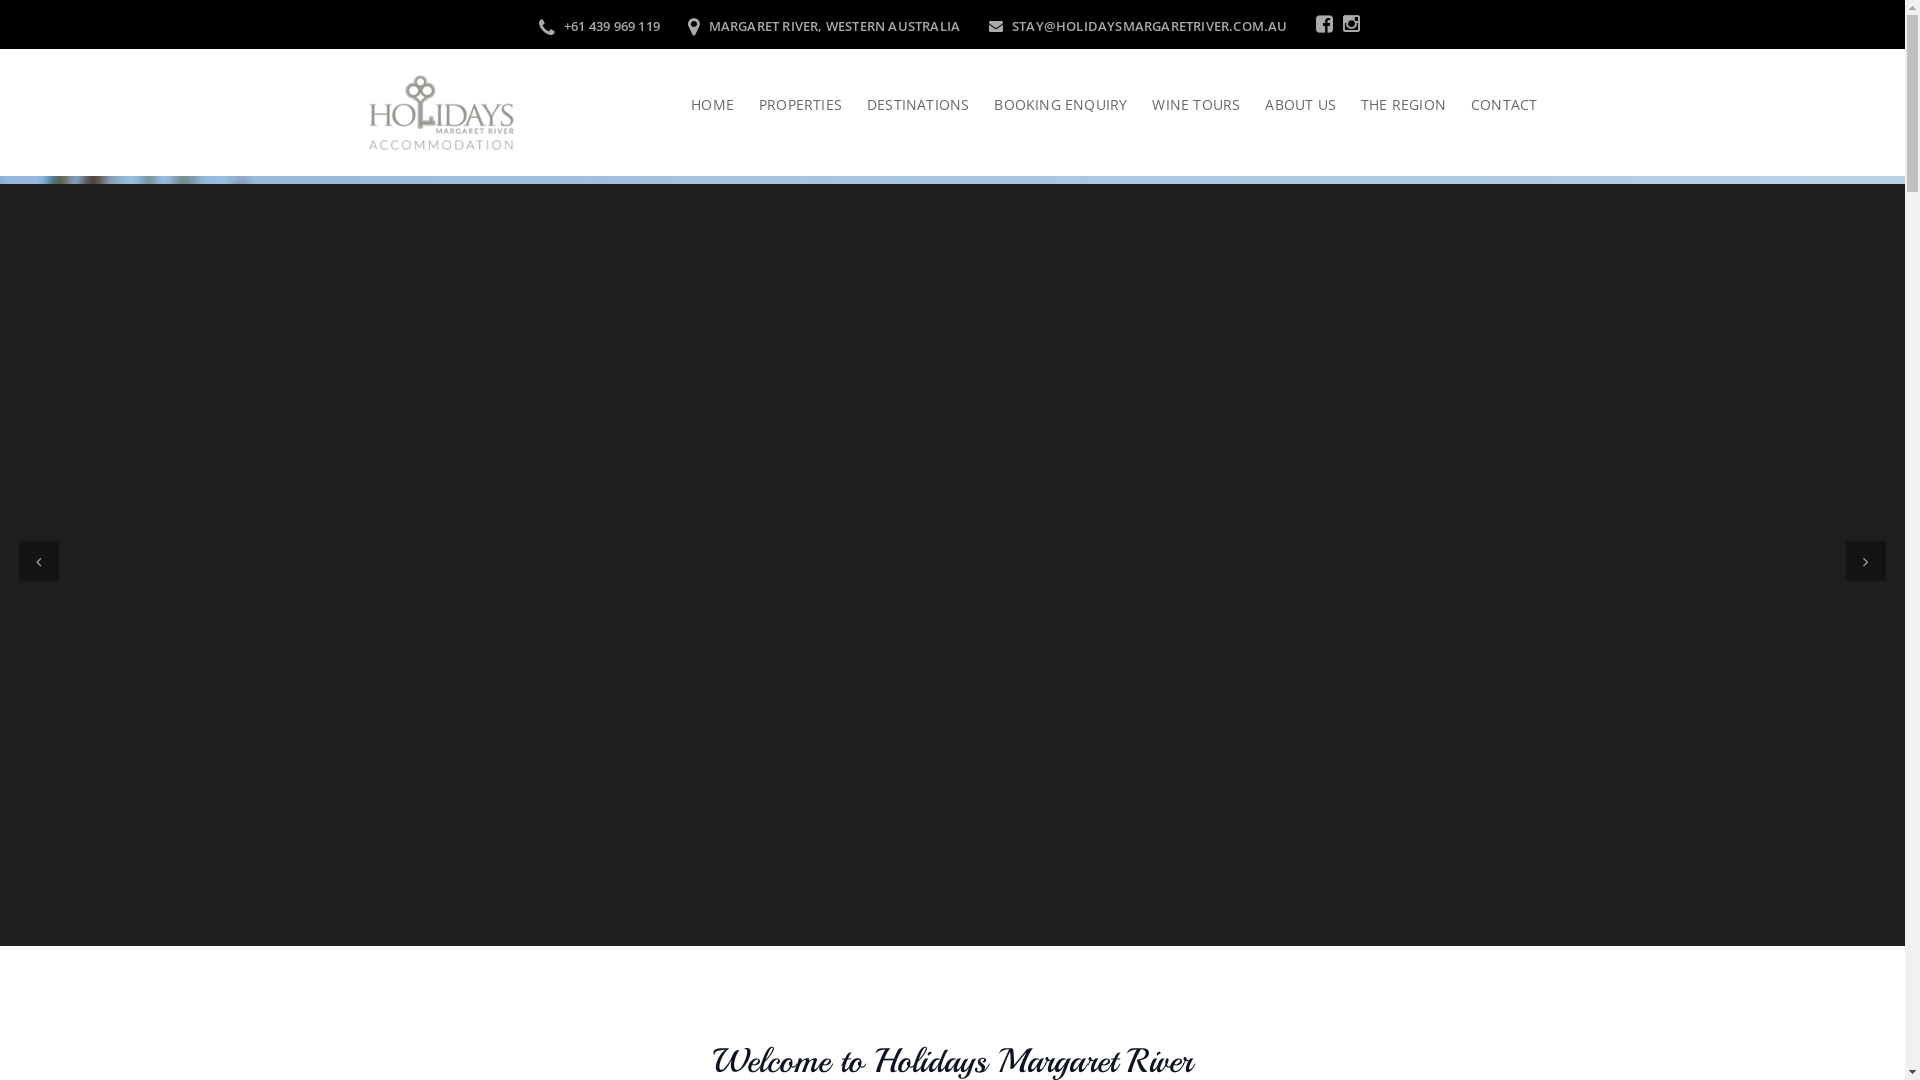 This screenshot has height=1080, width=1920. Describe the element at coordinates (969, 104) in the screenshot. I see `'BOOKING ENQUIRY'` at that location.